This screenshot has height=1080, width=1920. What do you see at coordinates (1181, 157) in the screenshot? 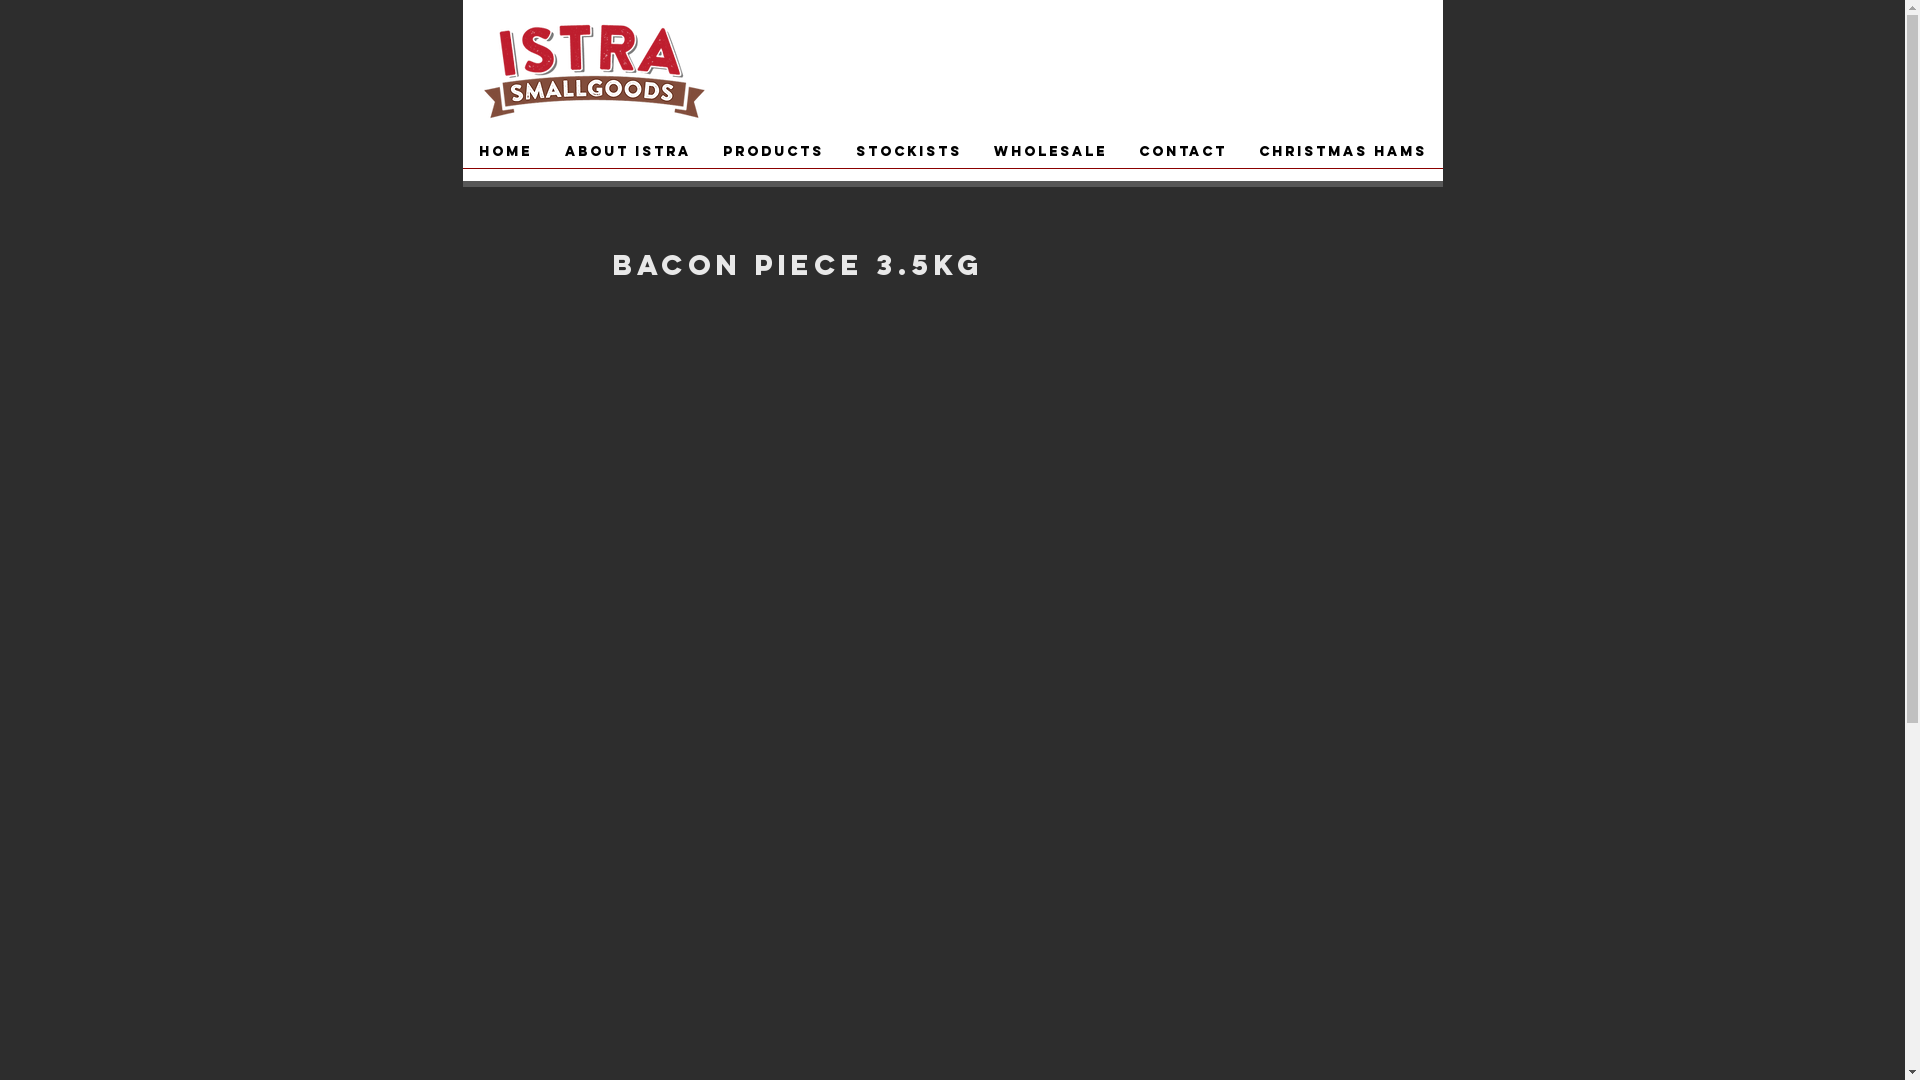
I see `'CONTACT'` at bounding box center [1181, 157].